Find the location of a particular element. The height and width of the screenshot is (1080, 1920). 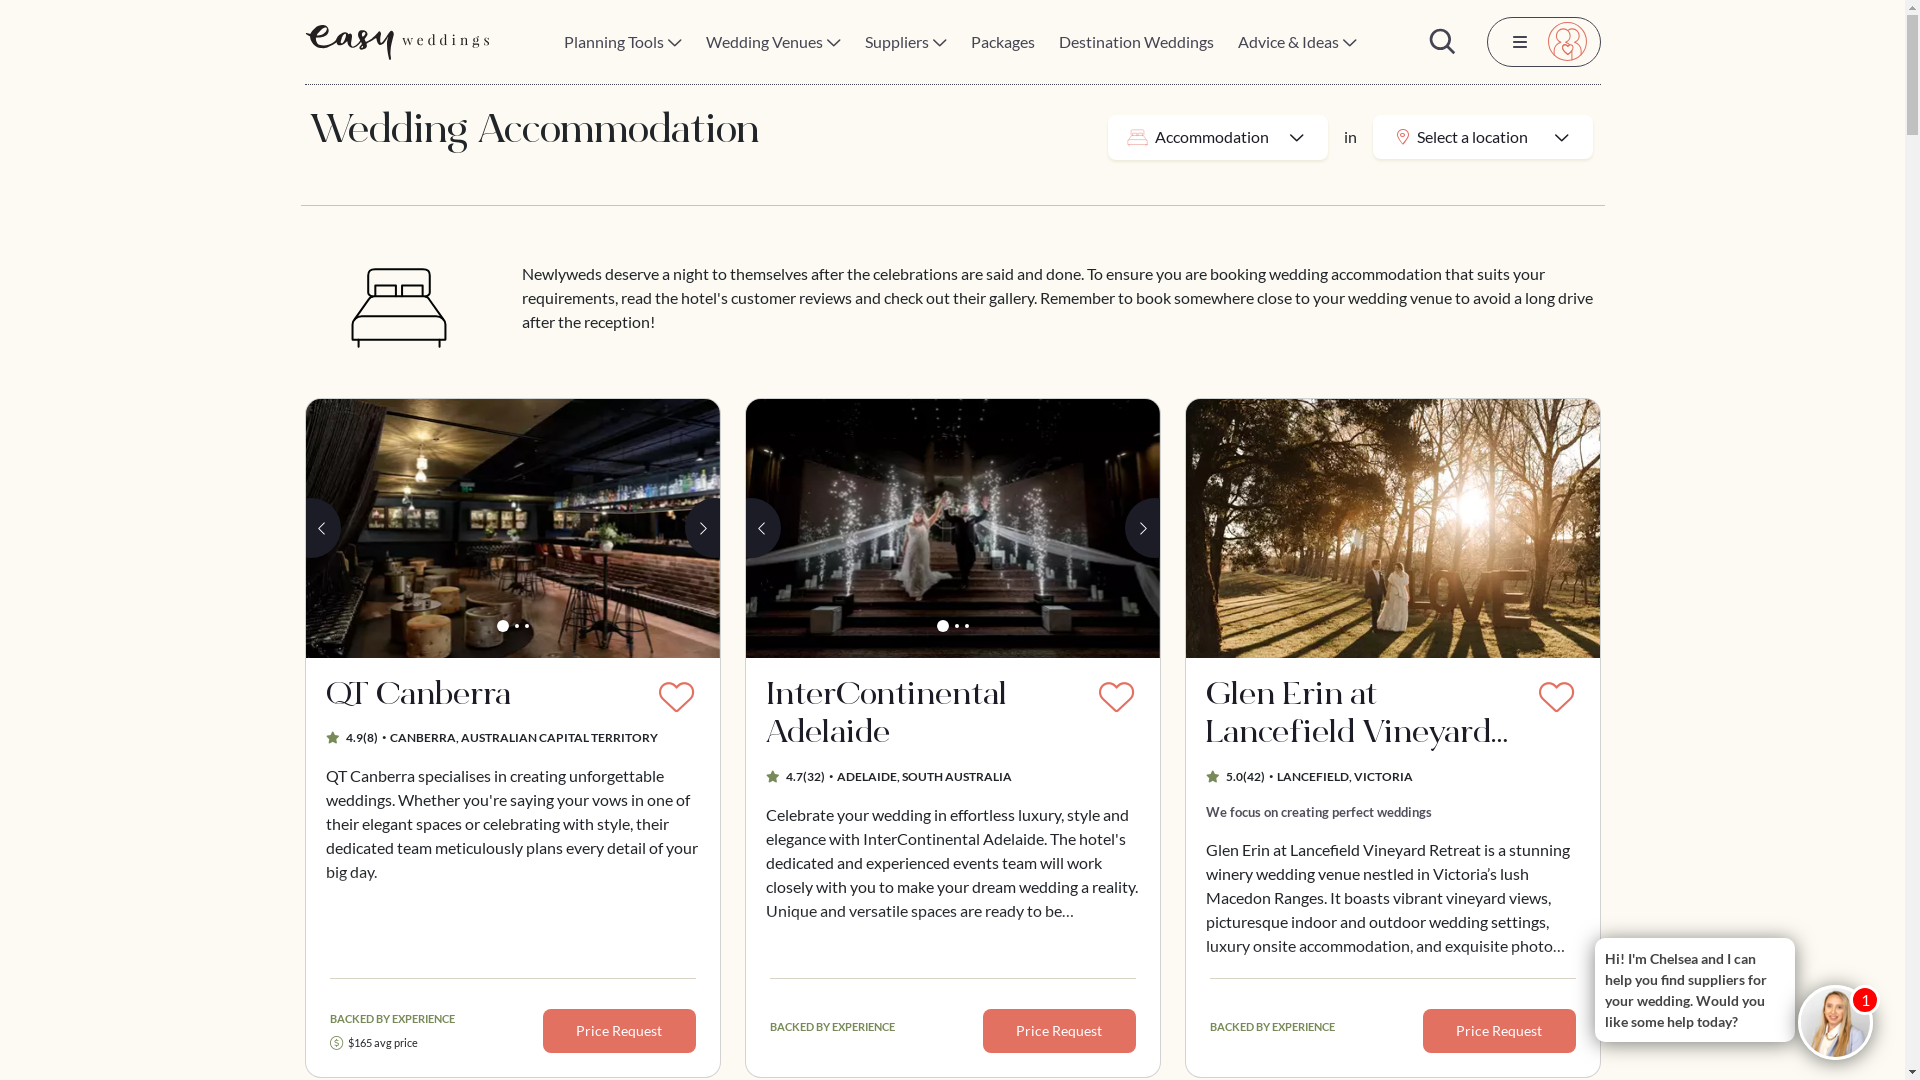

'Planning Tools' is located at coordinates (622, 42).